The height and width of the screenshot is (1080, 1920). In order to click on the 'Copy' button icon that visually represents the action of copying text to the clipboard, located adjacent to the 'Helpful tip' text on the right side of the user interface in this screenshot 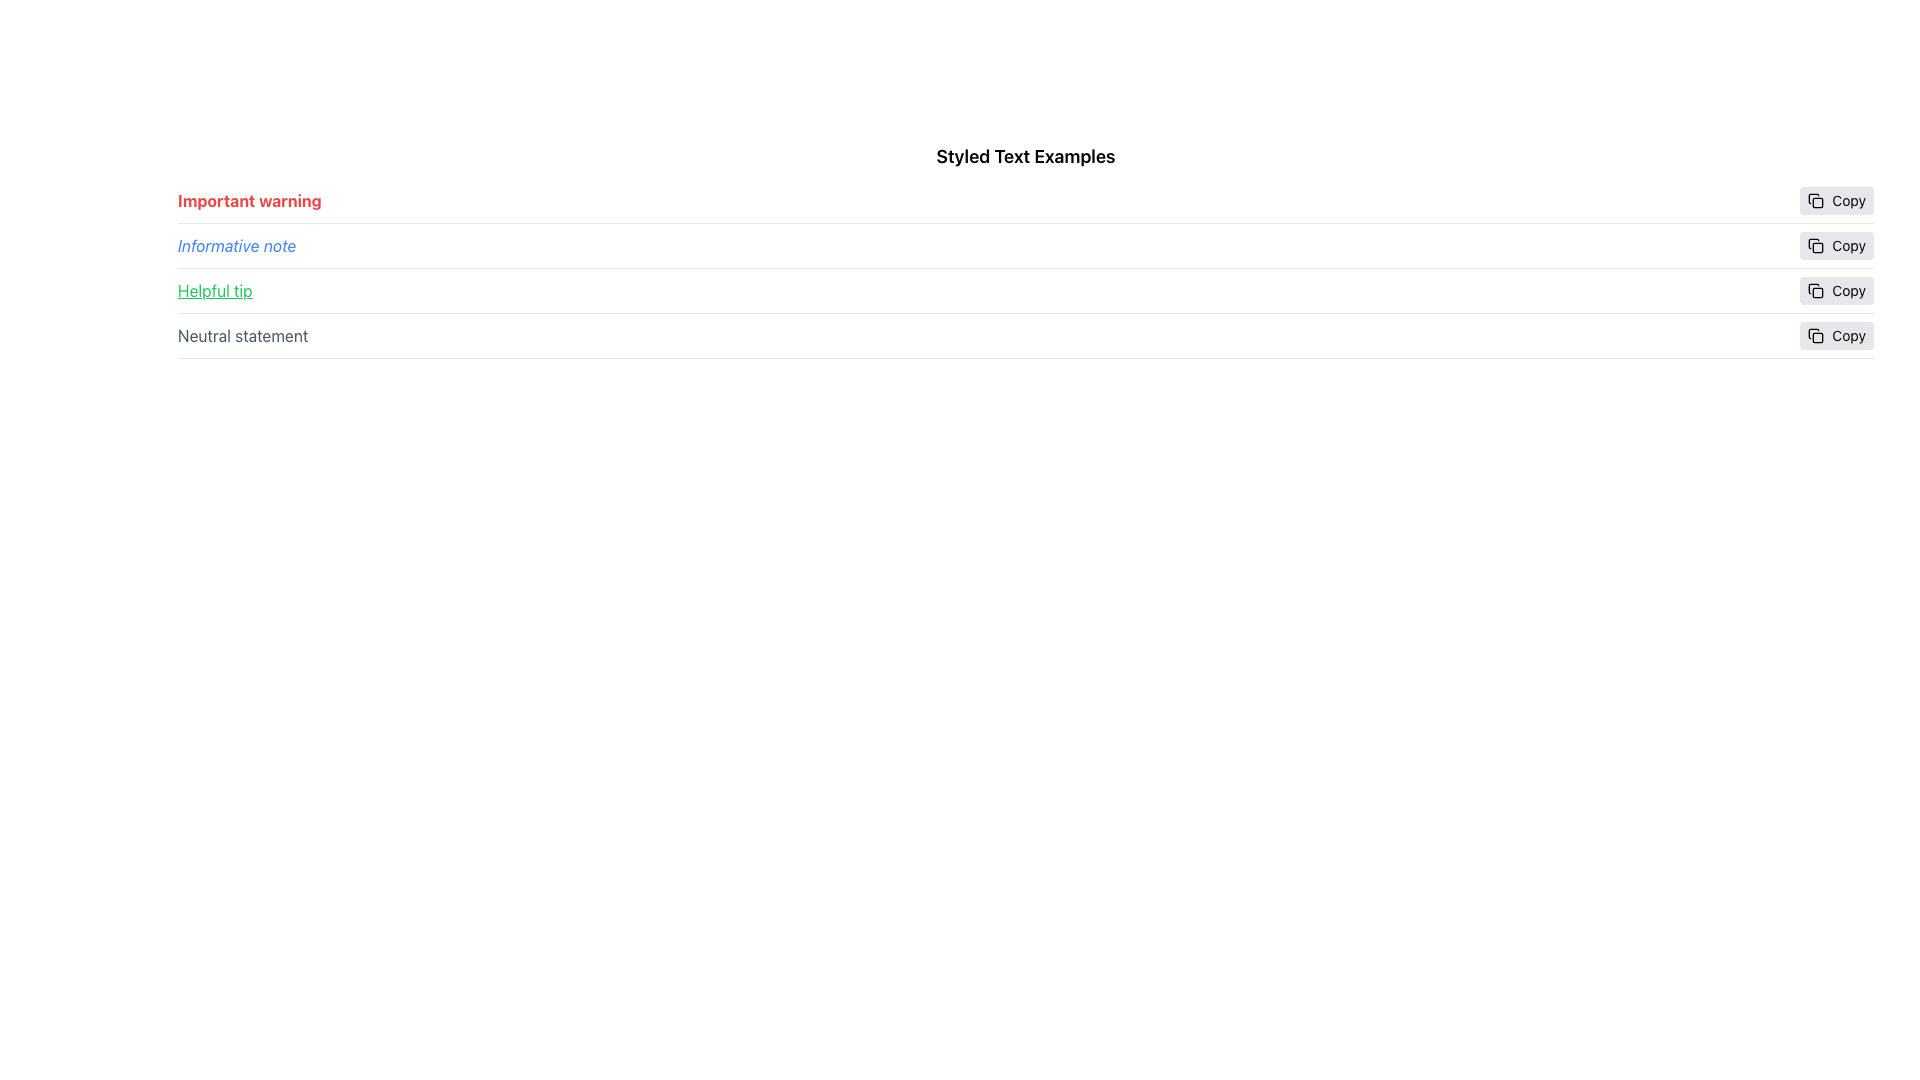, I will do `click(1816, 245)`.